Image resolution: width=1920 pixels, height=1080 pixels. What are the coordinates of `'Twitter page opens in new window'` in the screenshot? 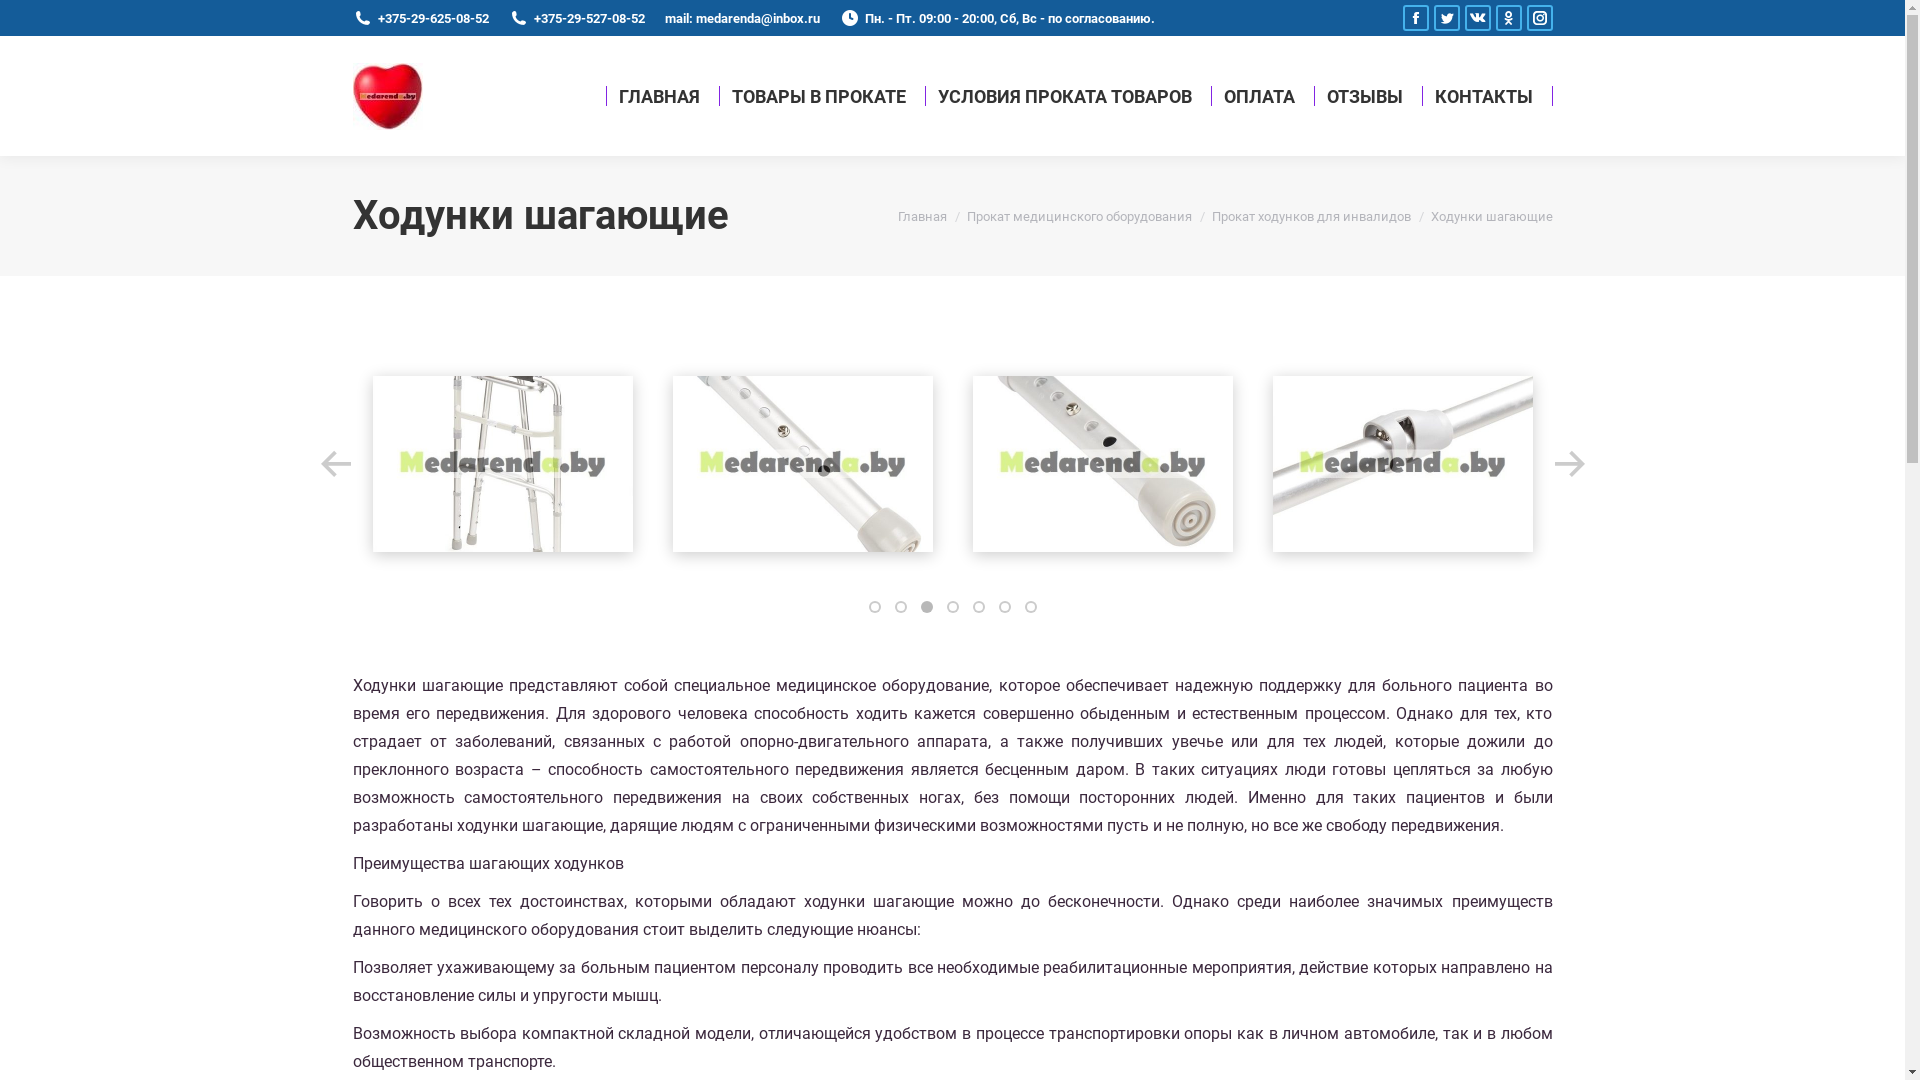 It's located at (1446, 18).